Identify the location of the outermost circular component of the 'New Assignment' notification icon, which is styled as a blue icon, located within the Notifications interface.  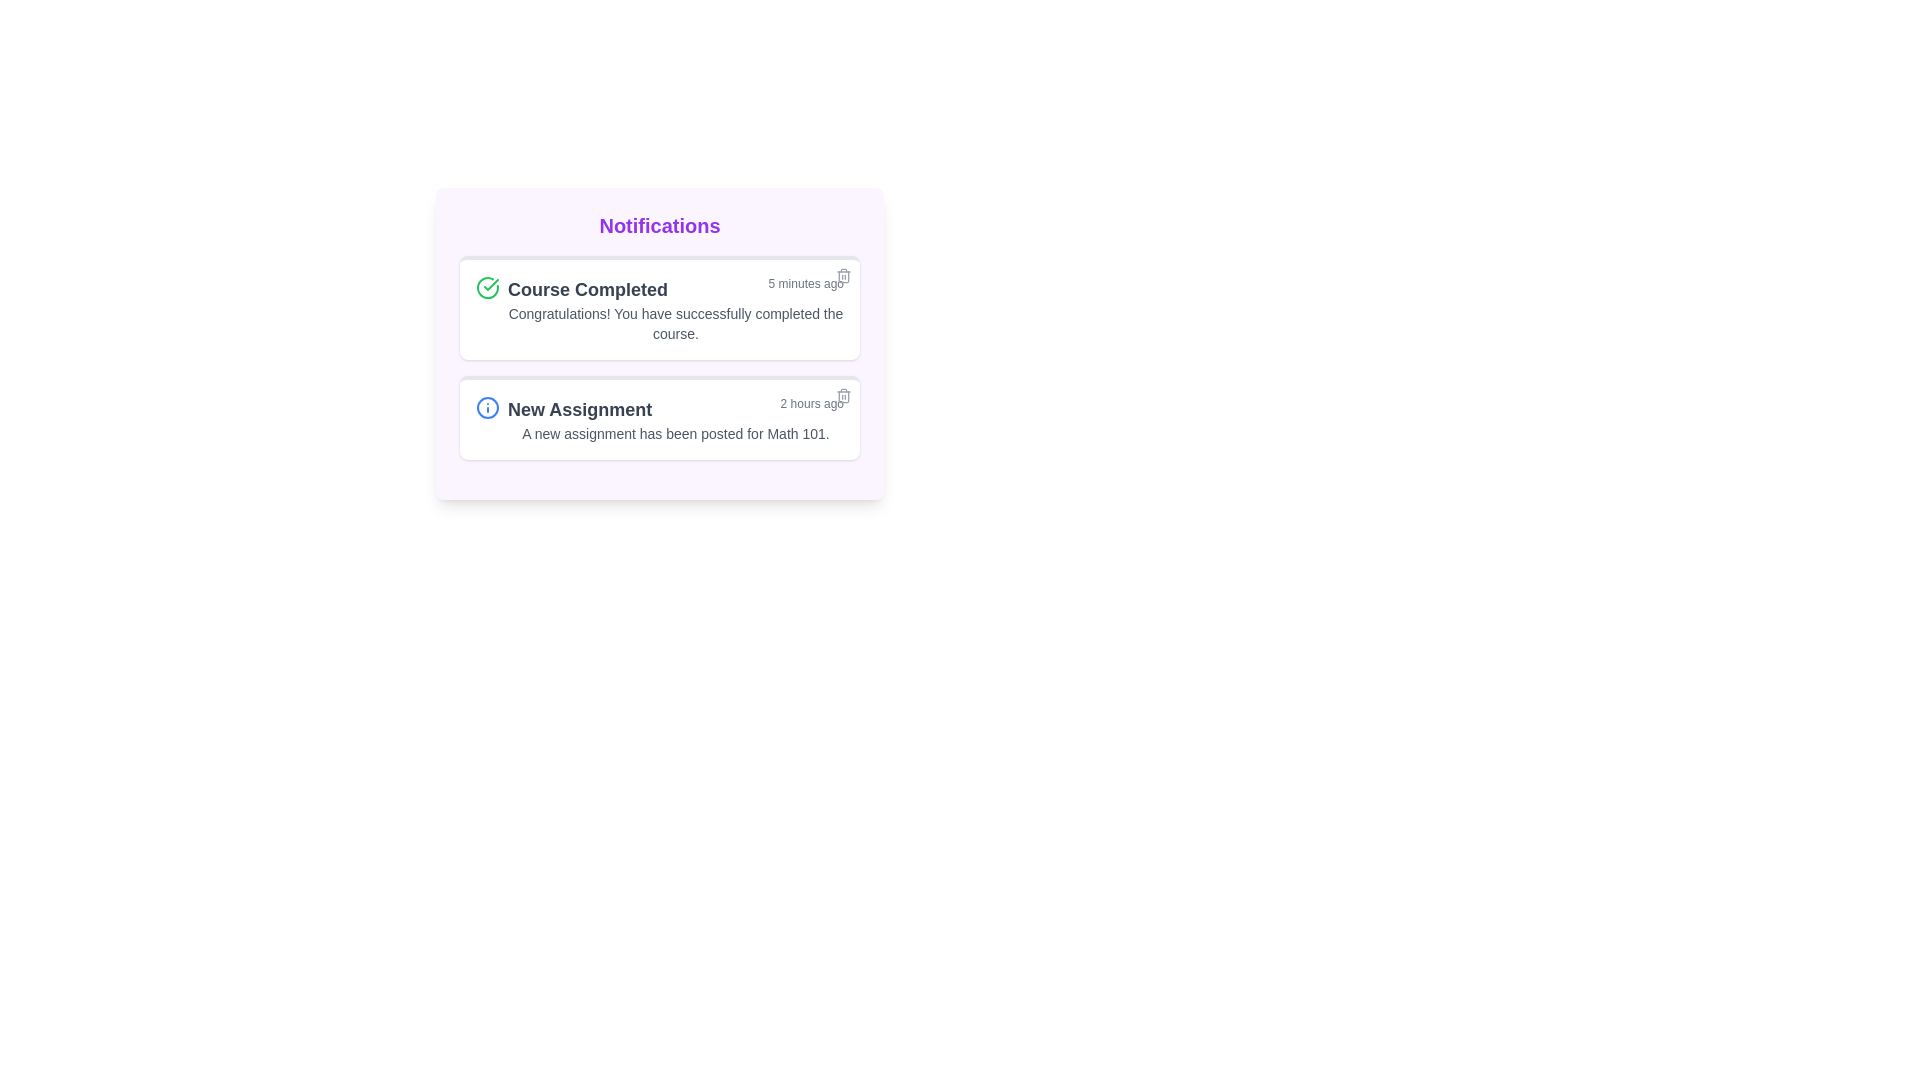
(488, 407).